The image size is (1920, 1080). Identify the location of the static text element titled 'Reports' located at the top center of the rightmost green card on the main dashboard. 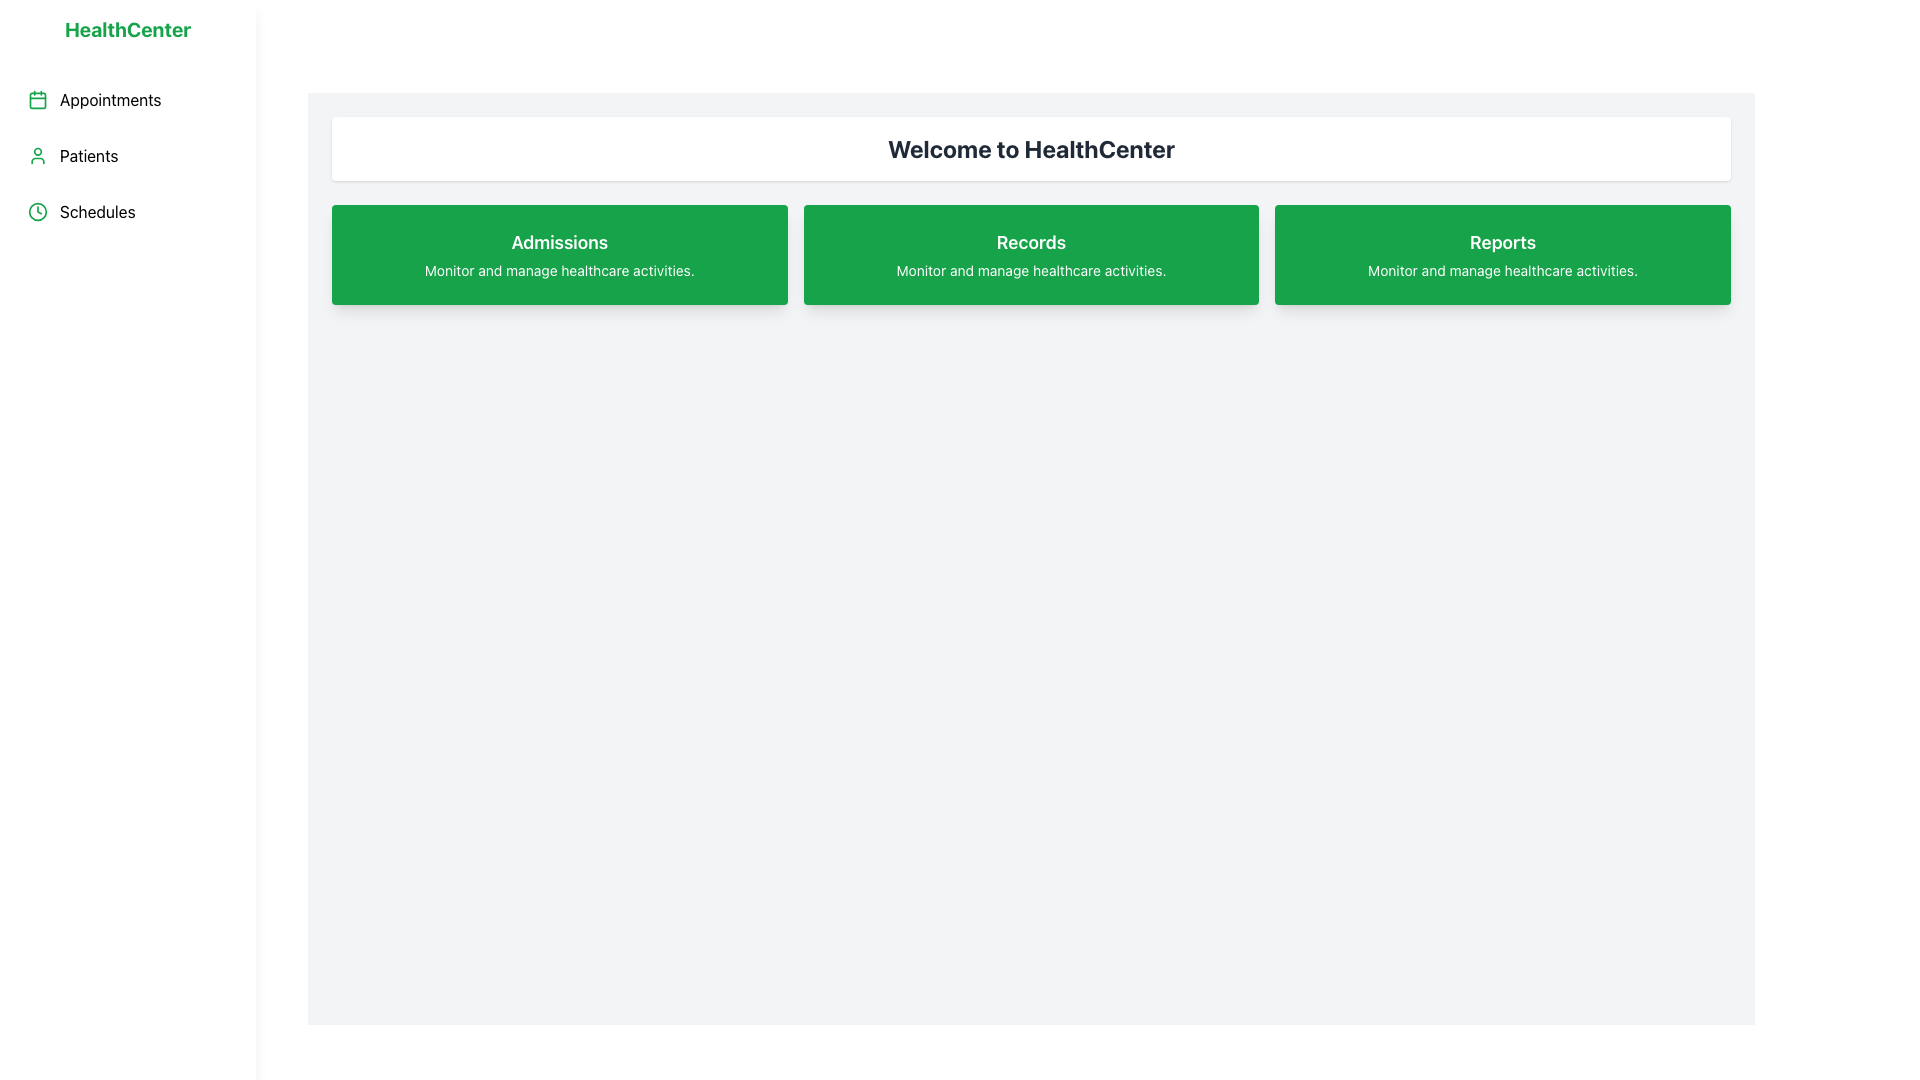
(1503, 242).